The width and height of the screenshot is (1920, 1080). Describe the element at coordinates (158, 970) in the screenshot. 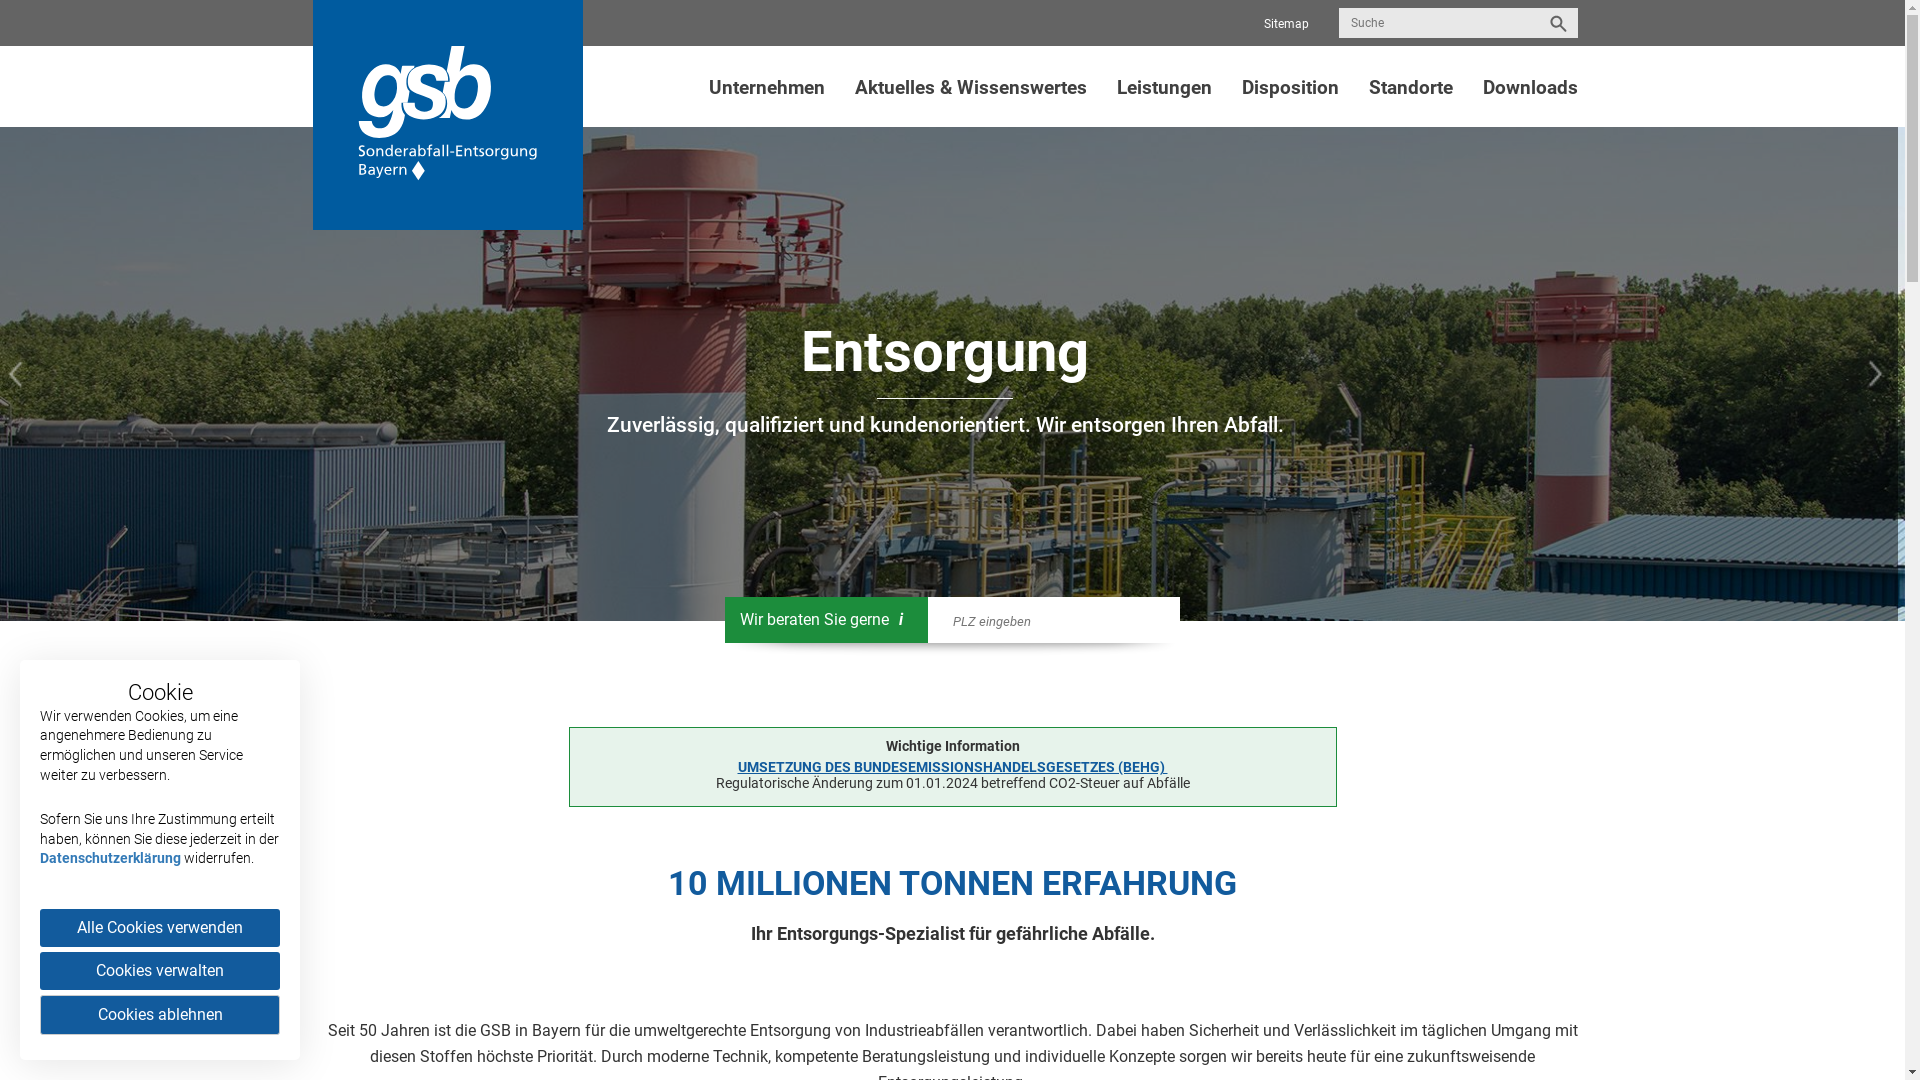

I see `'Cookies verwalten'` at that location.